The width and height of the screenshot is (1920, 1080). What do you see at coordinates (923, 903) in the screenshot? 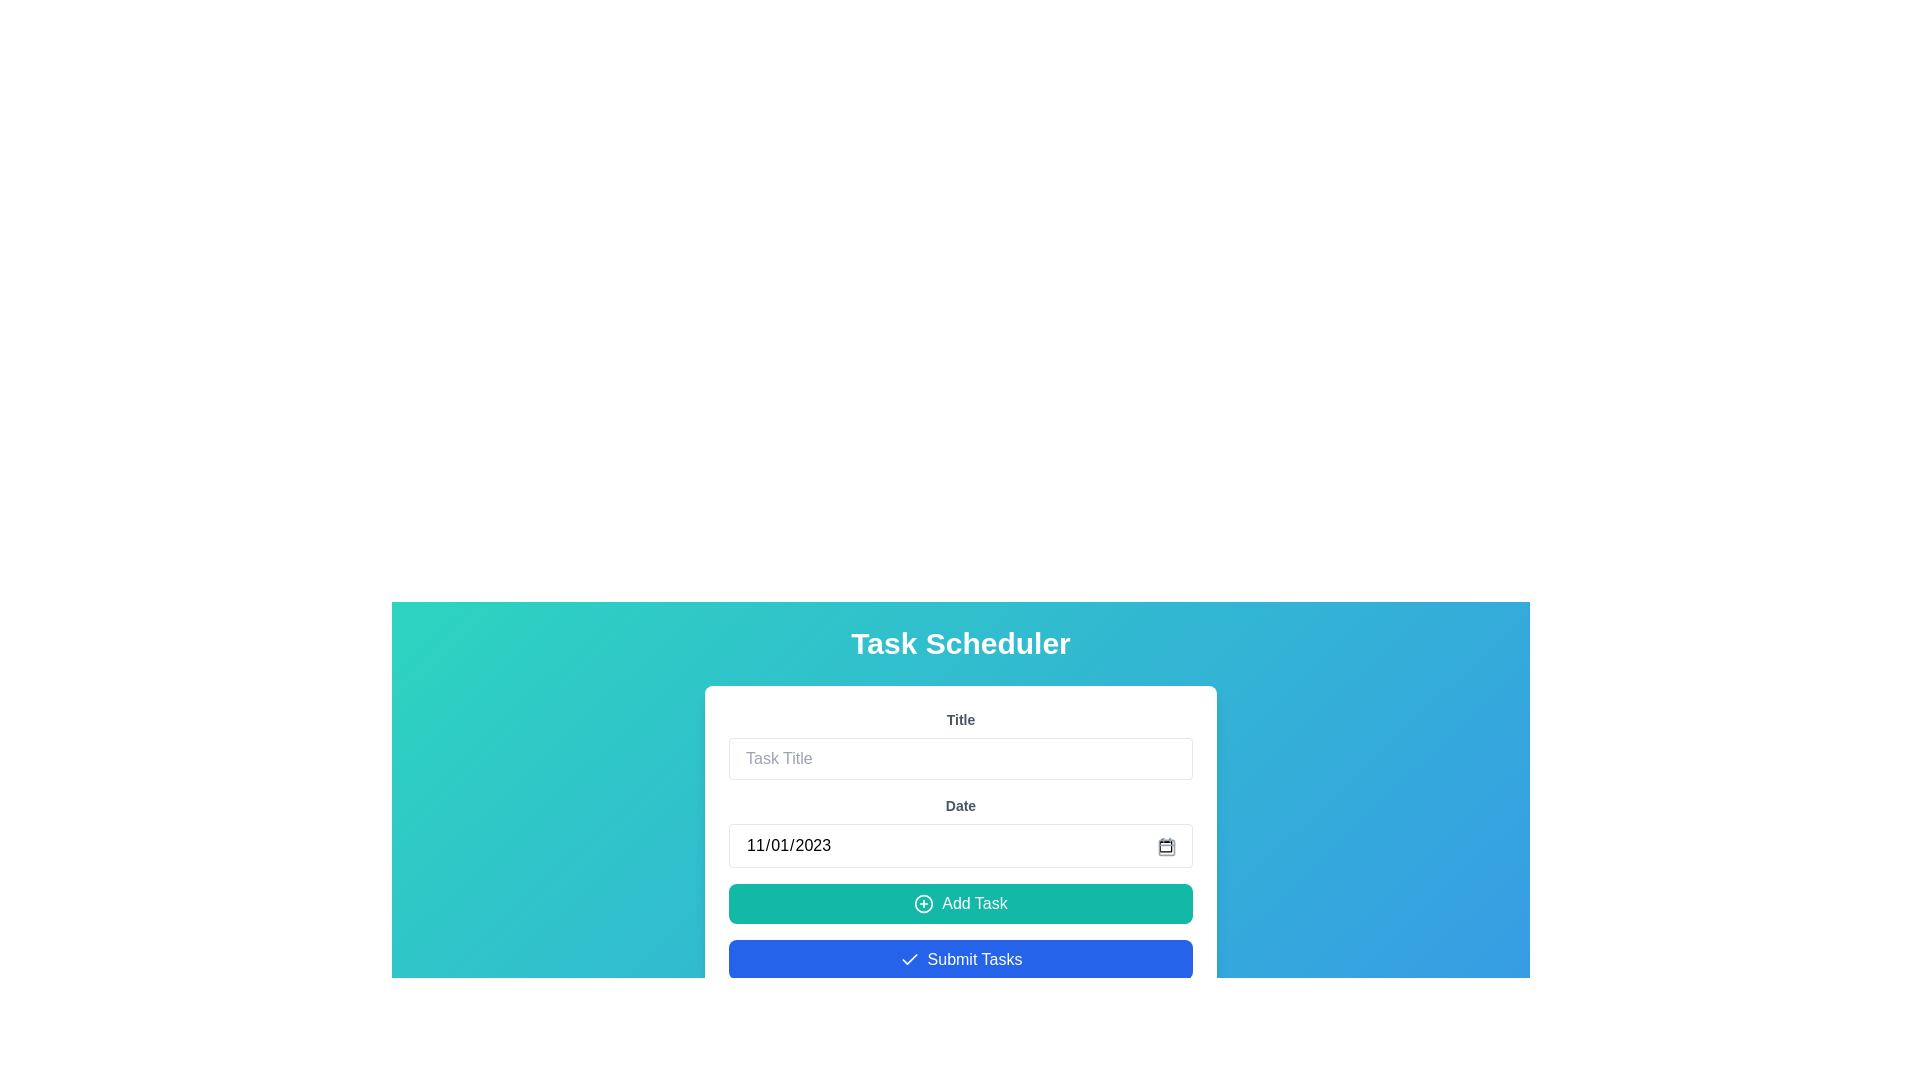
I see `the SVG circle that is part of the '+' symbol graphic located to the left of the 'Add Task' button` at bounding box center [923, 903].